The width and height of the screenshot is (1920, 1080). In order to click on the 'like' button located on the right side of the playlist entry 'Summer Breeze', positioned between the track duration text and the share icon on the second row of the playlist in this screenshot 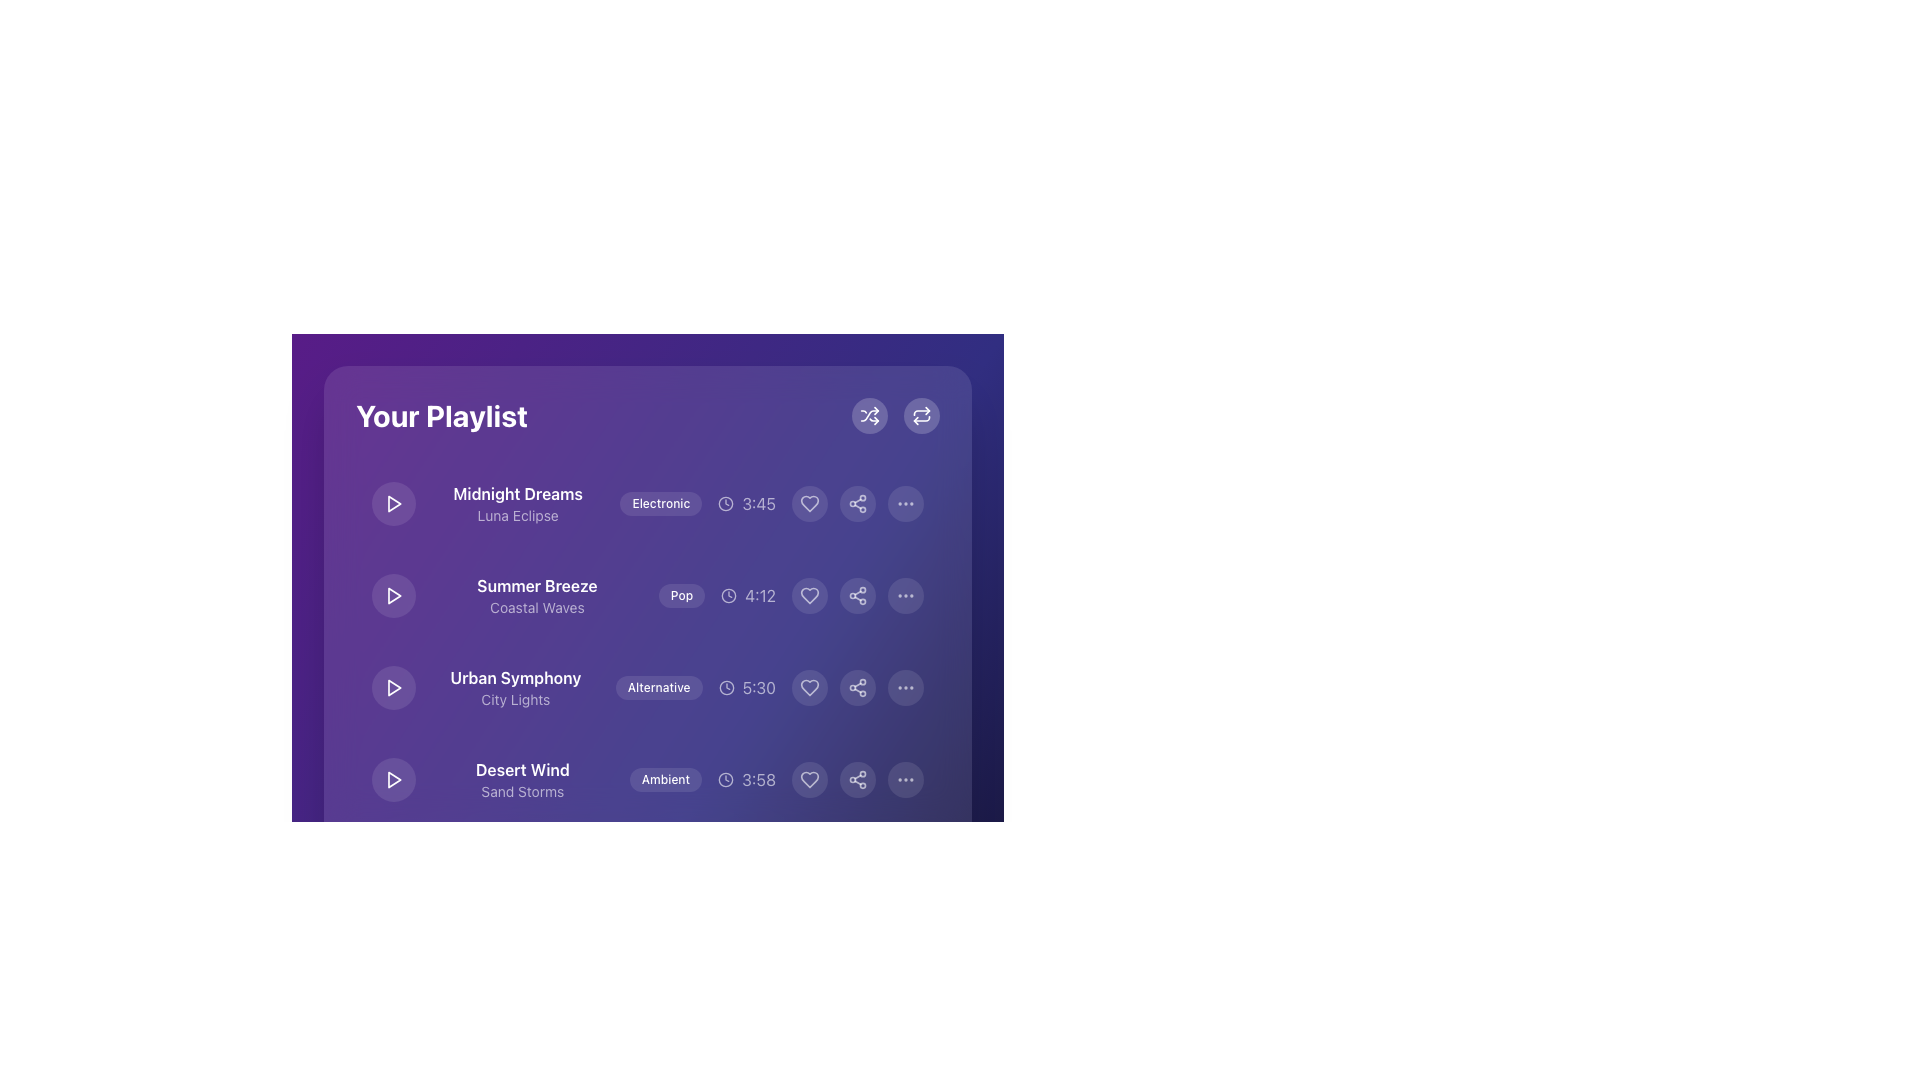, I will do `click(810, 595)`.